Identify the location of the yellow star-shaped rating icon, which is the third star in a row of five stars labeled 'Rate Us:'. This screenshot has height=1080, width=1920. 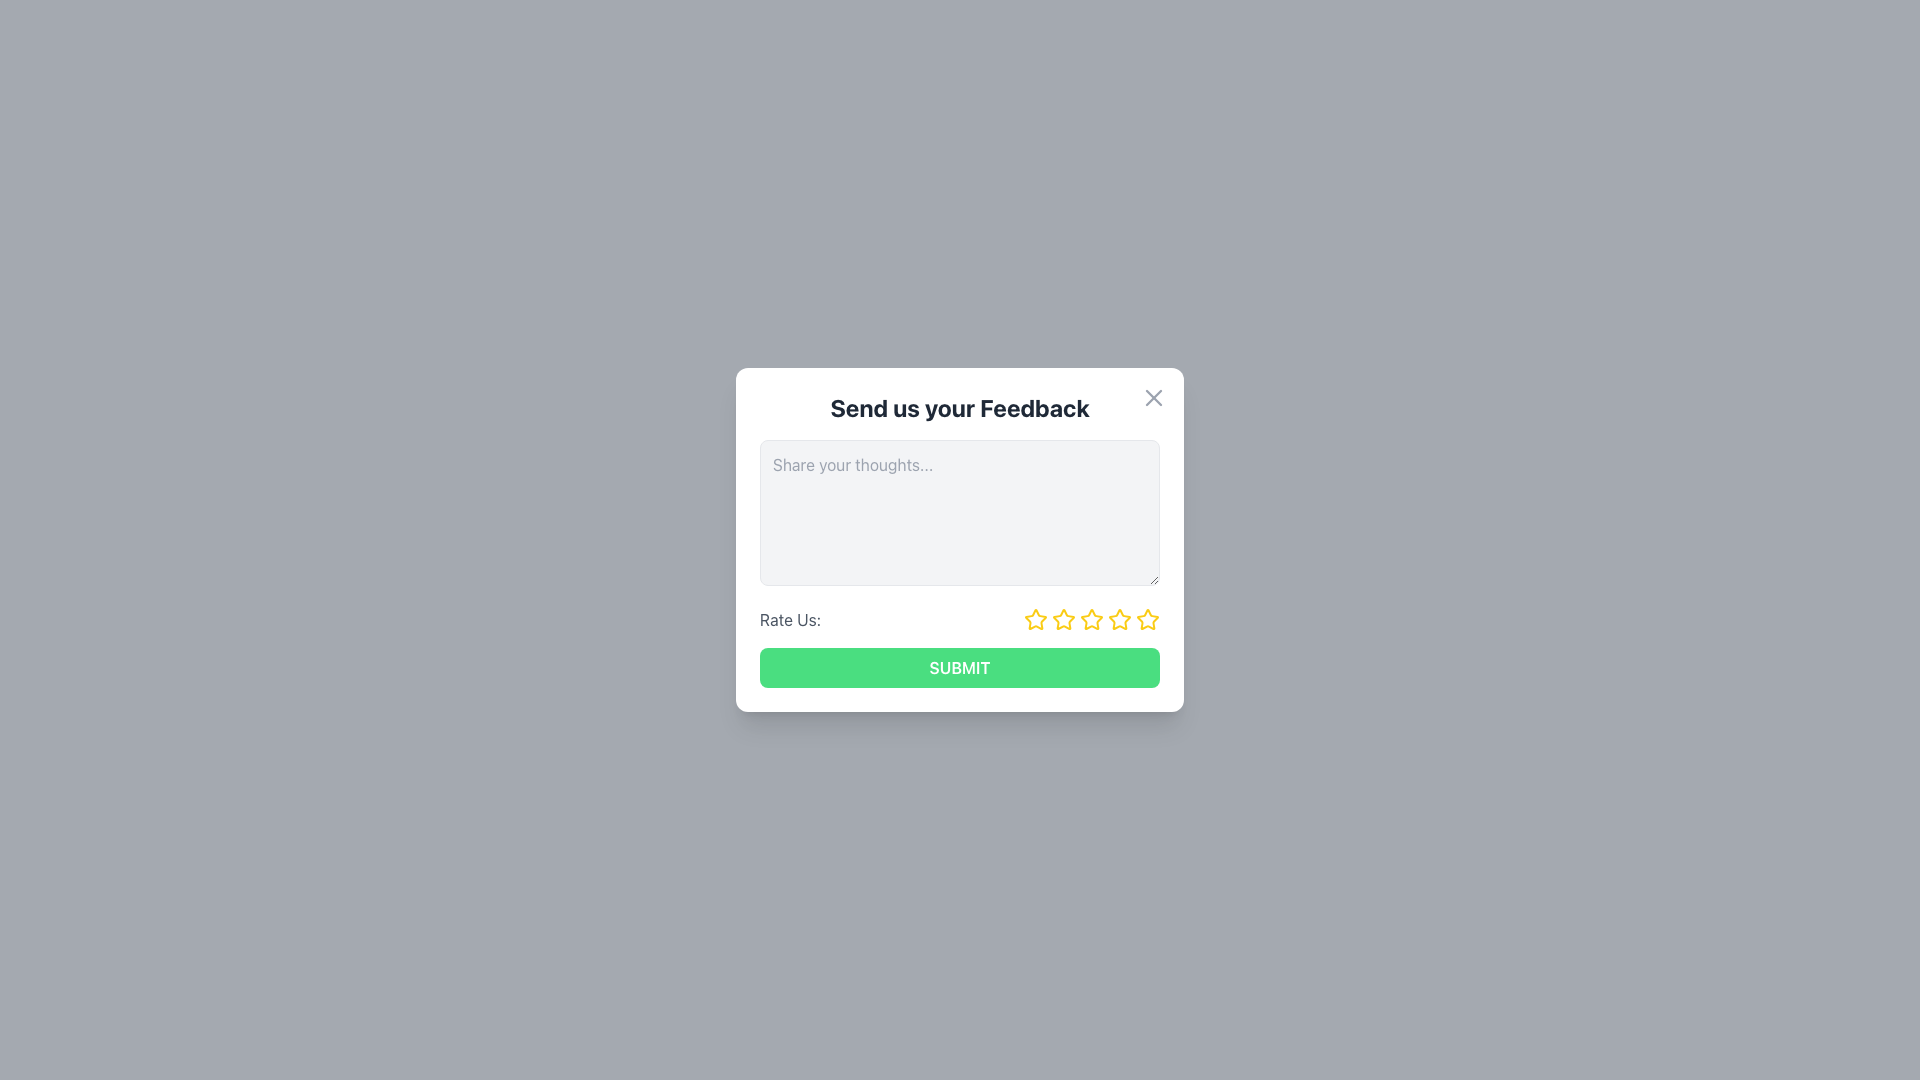
(1090, 619).